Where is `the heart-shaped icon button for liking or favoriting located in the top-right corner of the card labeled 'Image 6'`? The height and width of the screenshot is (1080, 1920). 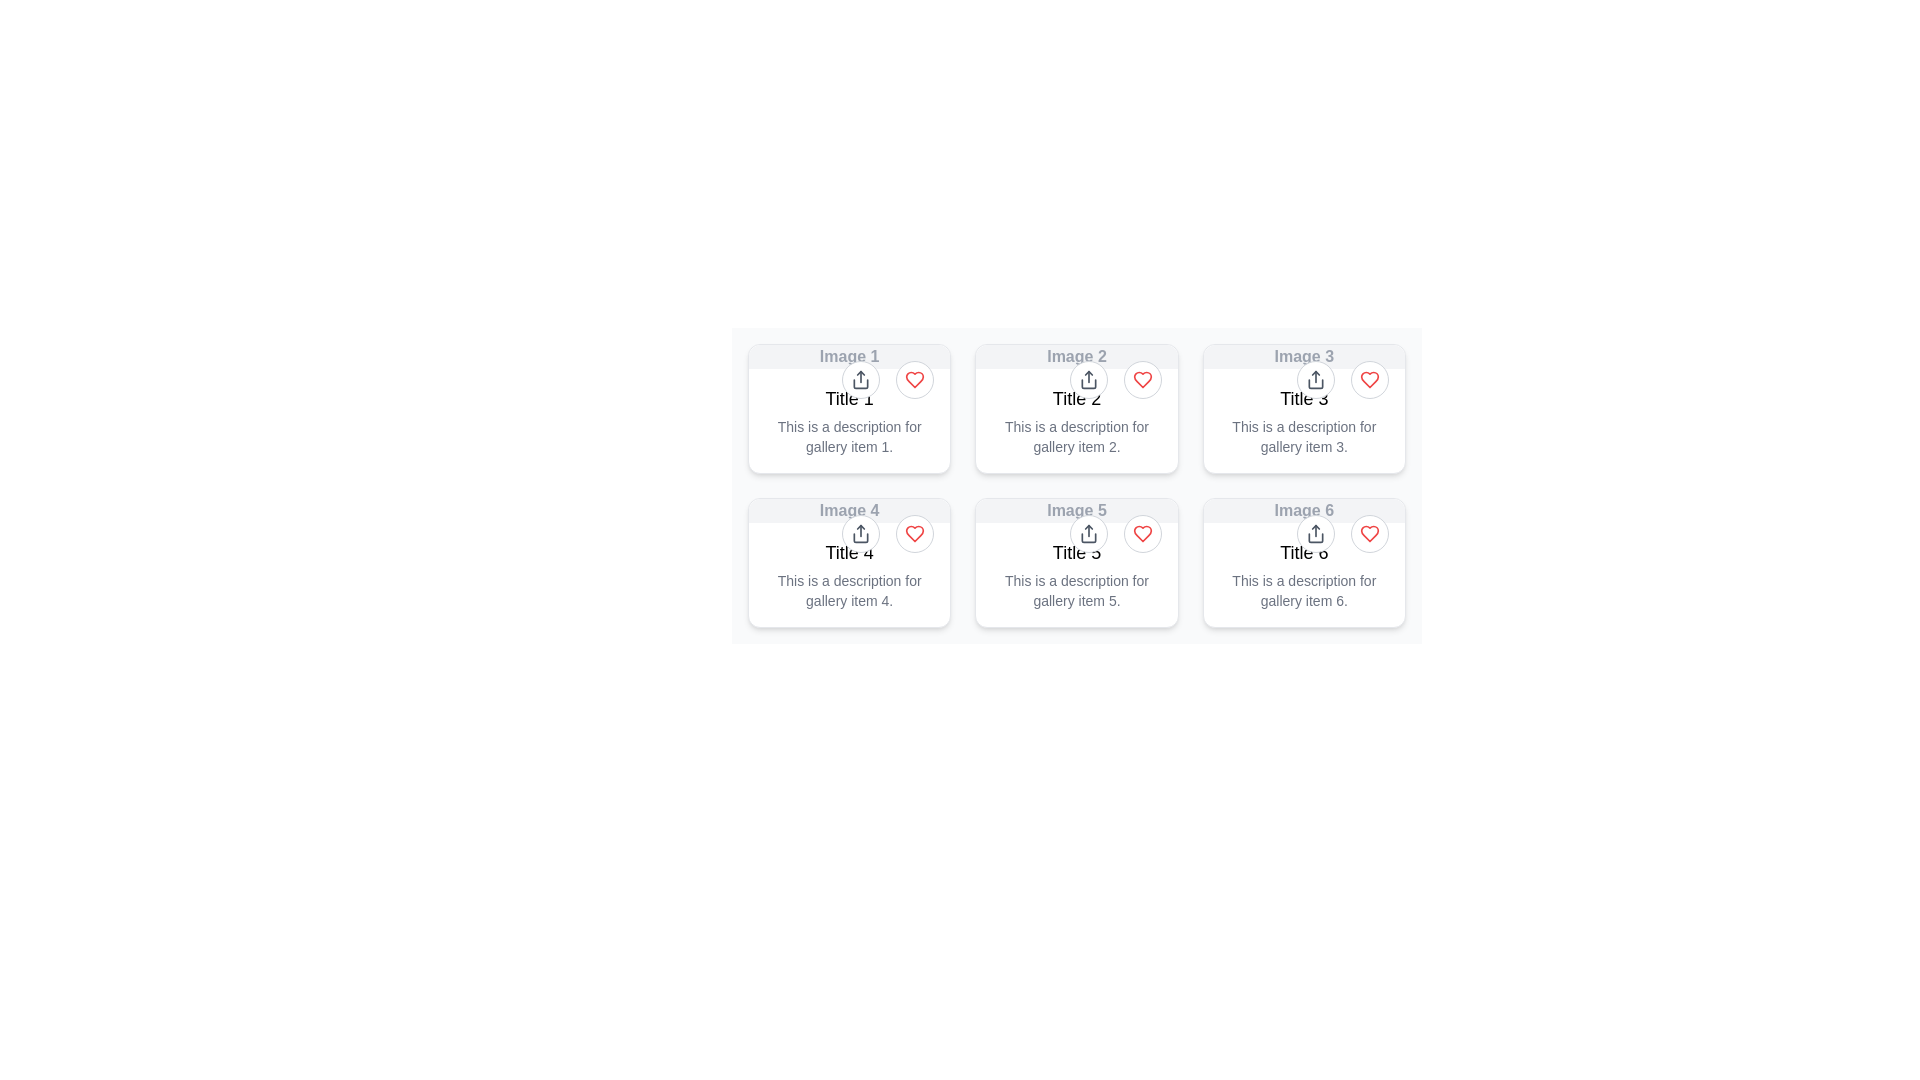
the heart-shaped icon button for liking or favoriting located in the top-right corner of the card labeled 'Image 6' is located at coordinates (1368, 380).